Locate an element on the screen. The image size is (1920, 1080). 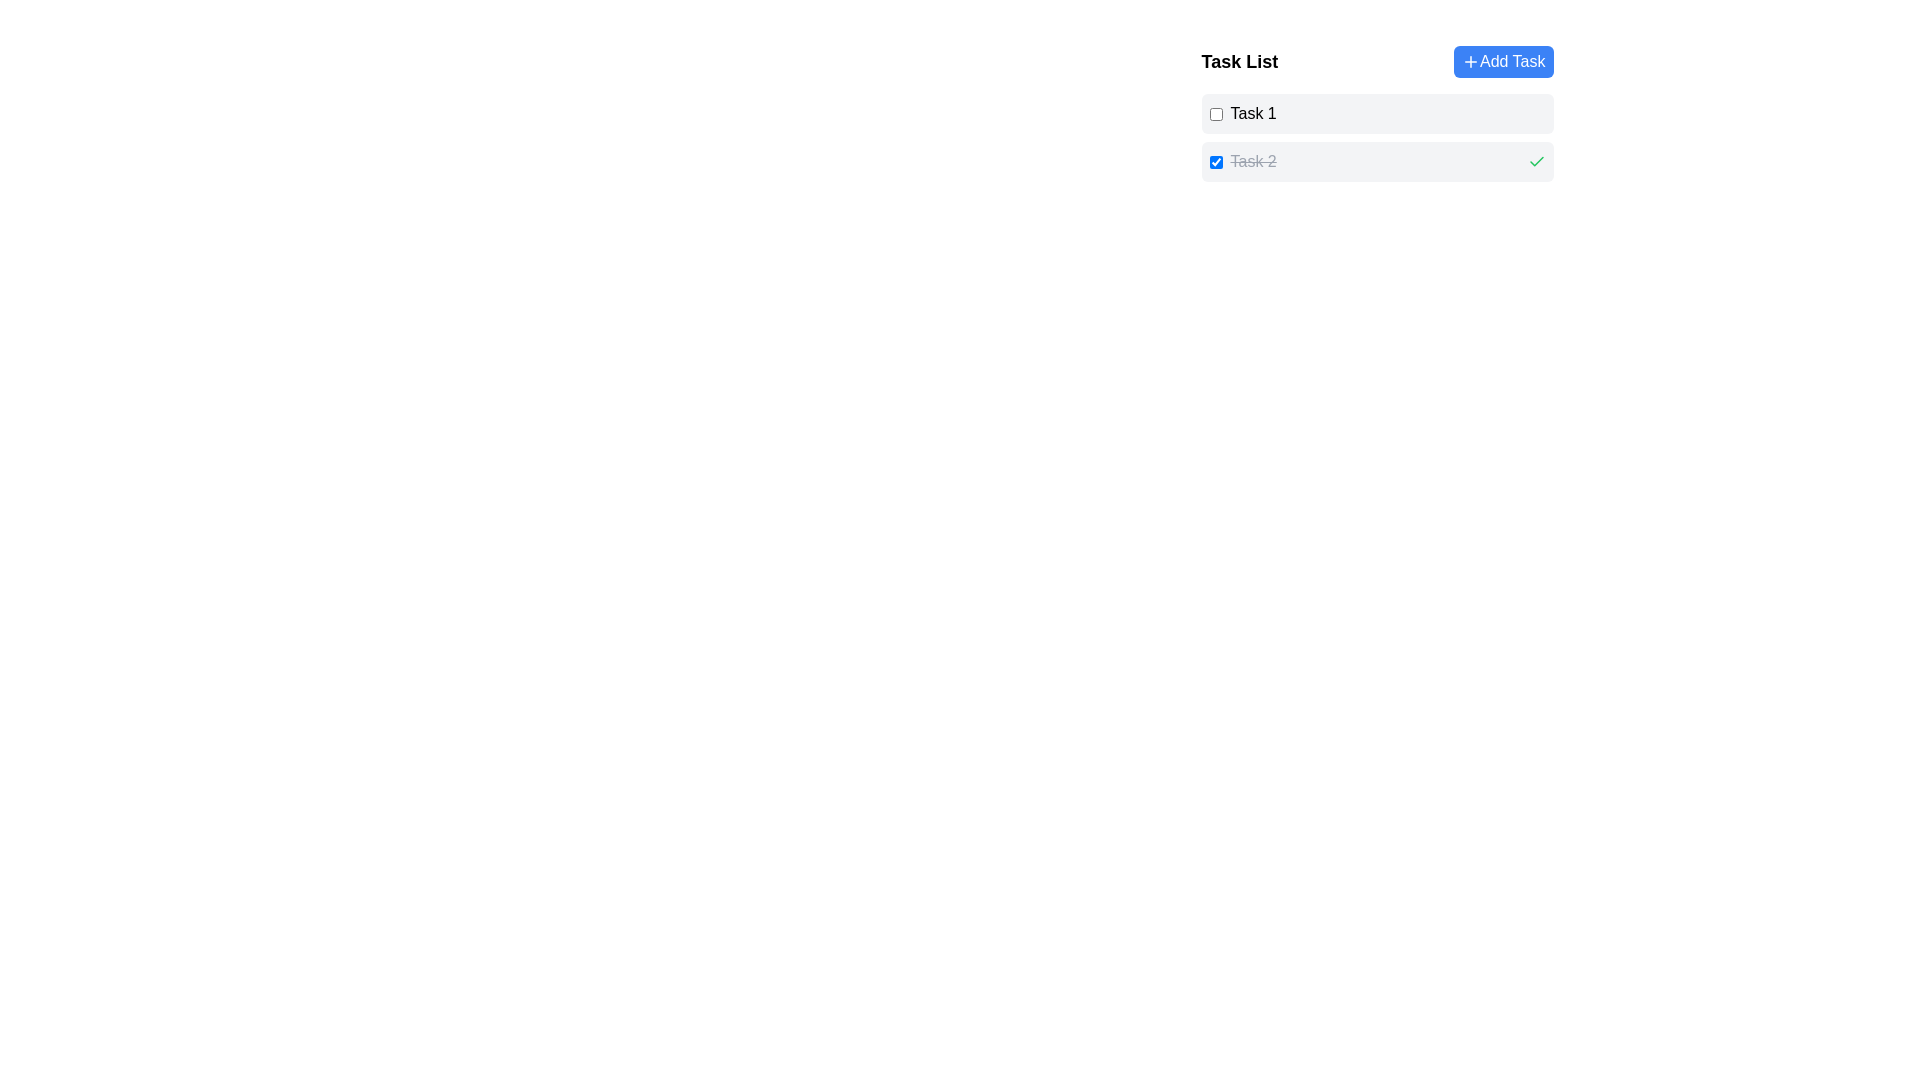
the bold text label 'Task List' located to the left of the 'Add Task' button is located at coordinates (1238, 60).